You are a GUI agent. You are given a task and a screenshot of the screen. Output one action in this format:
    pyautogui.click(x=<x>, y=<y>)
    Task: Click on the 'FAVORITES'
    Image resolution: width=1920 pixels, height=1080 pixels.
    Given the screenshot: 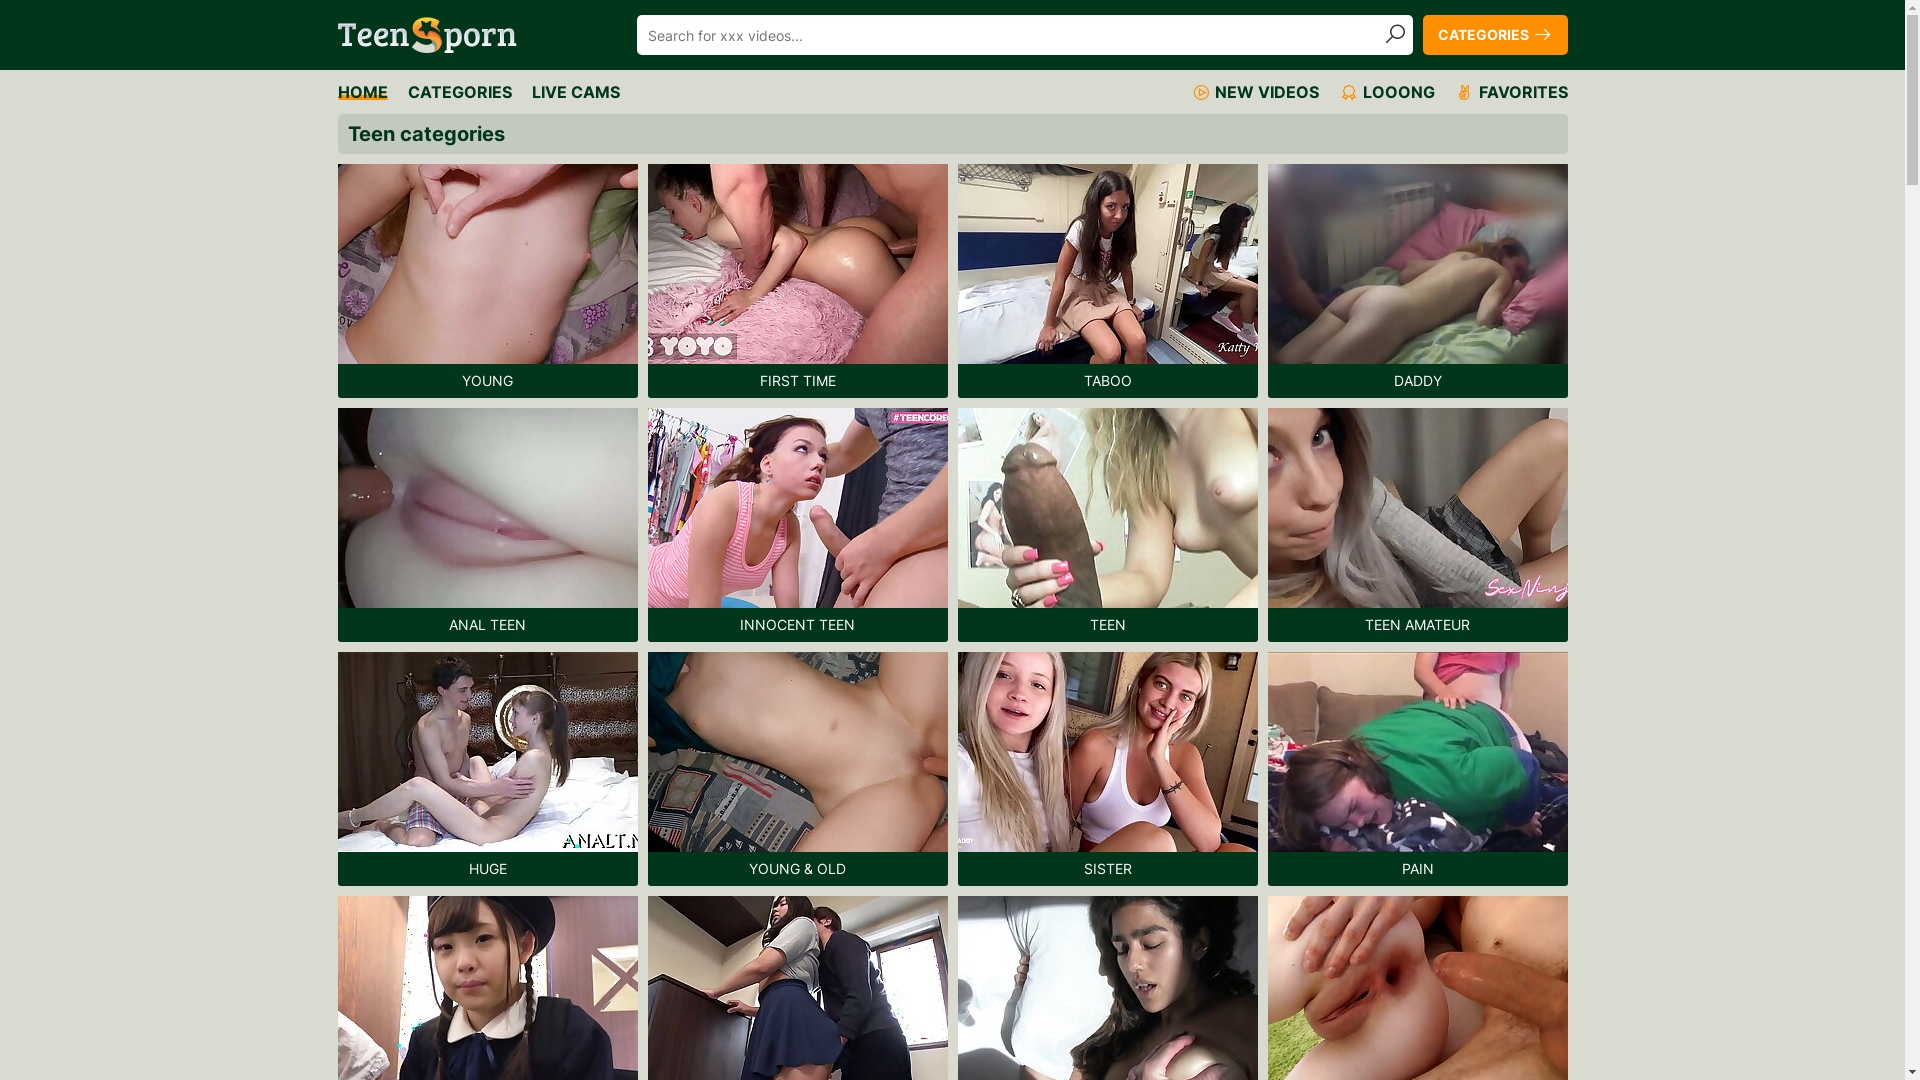 What is the action you would take?
    pyautogui.click(x=1510, y=92)
    